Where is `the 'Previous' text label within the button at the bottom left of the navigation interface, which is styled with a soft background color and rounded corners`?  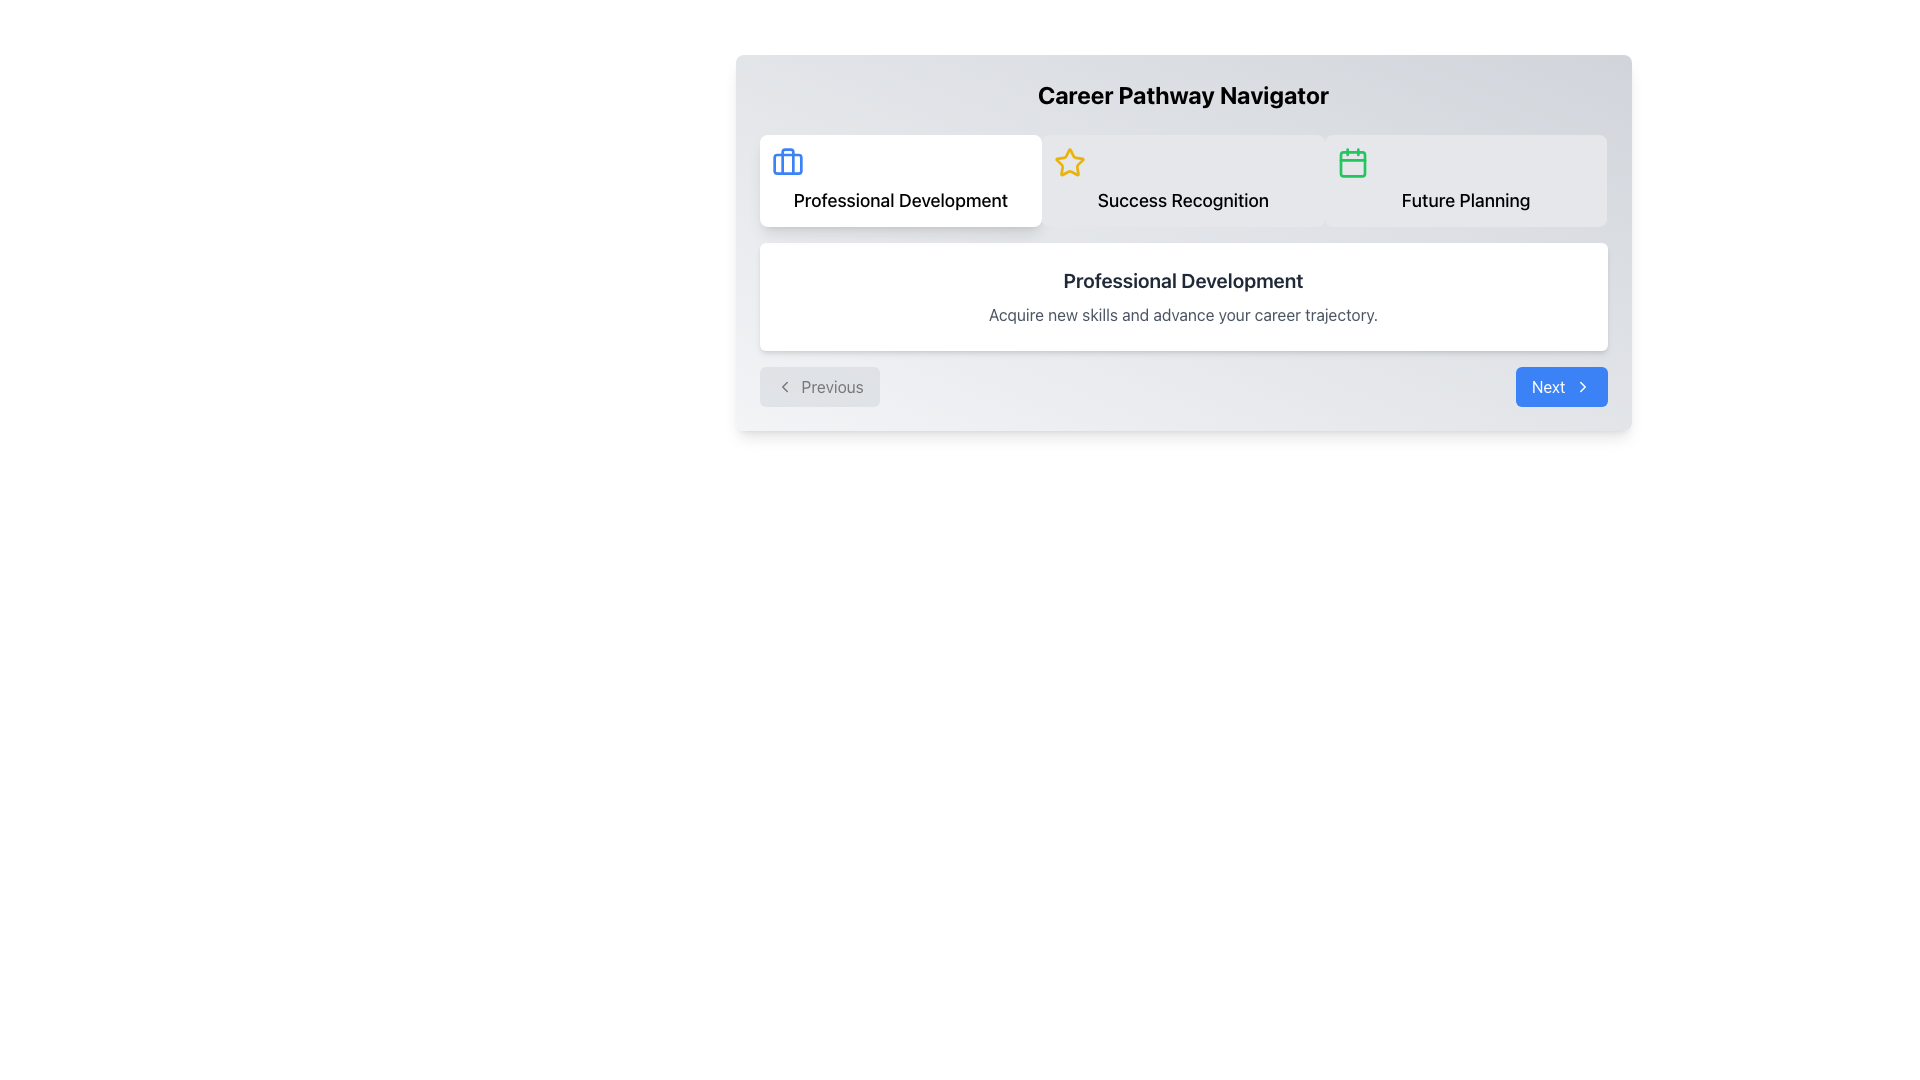
the 'Previous' text label within the button at the bottom left of the navigation interface, which is styled with a soft background color and rounded corners is located at coordinates (832, 386).